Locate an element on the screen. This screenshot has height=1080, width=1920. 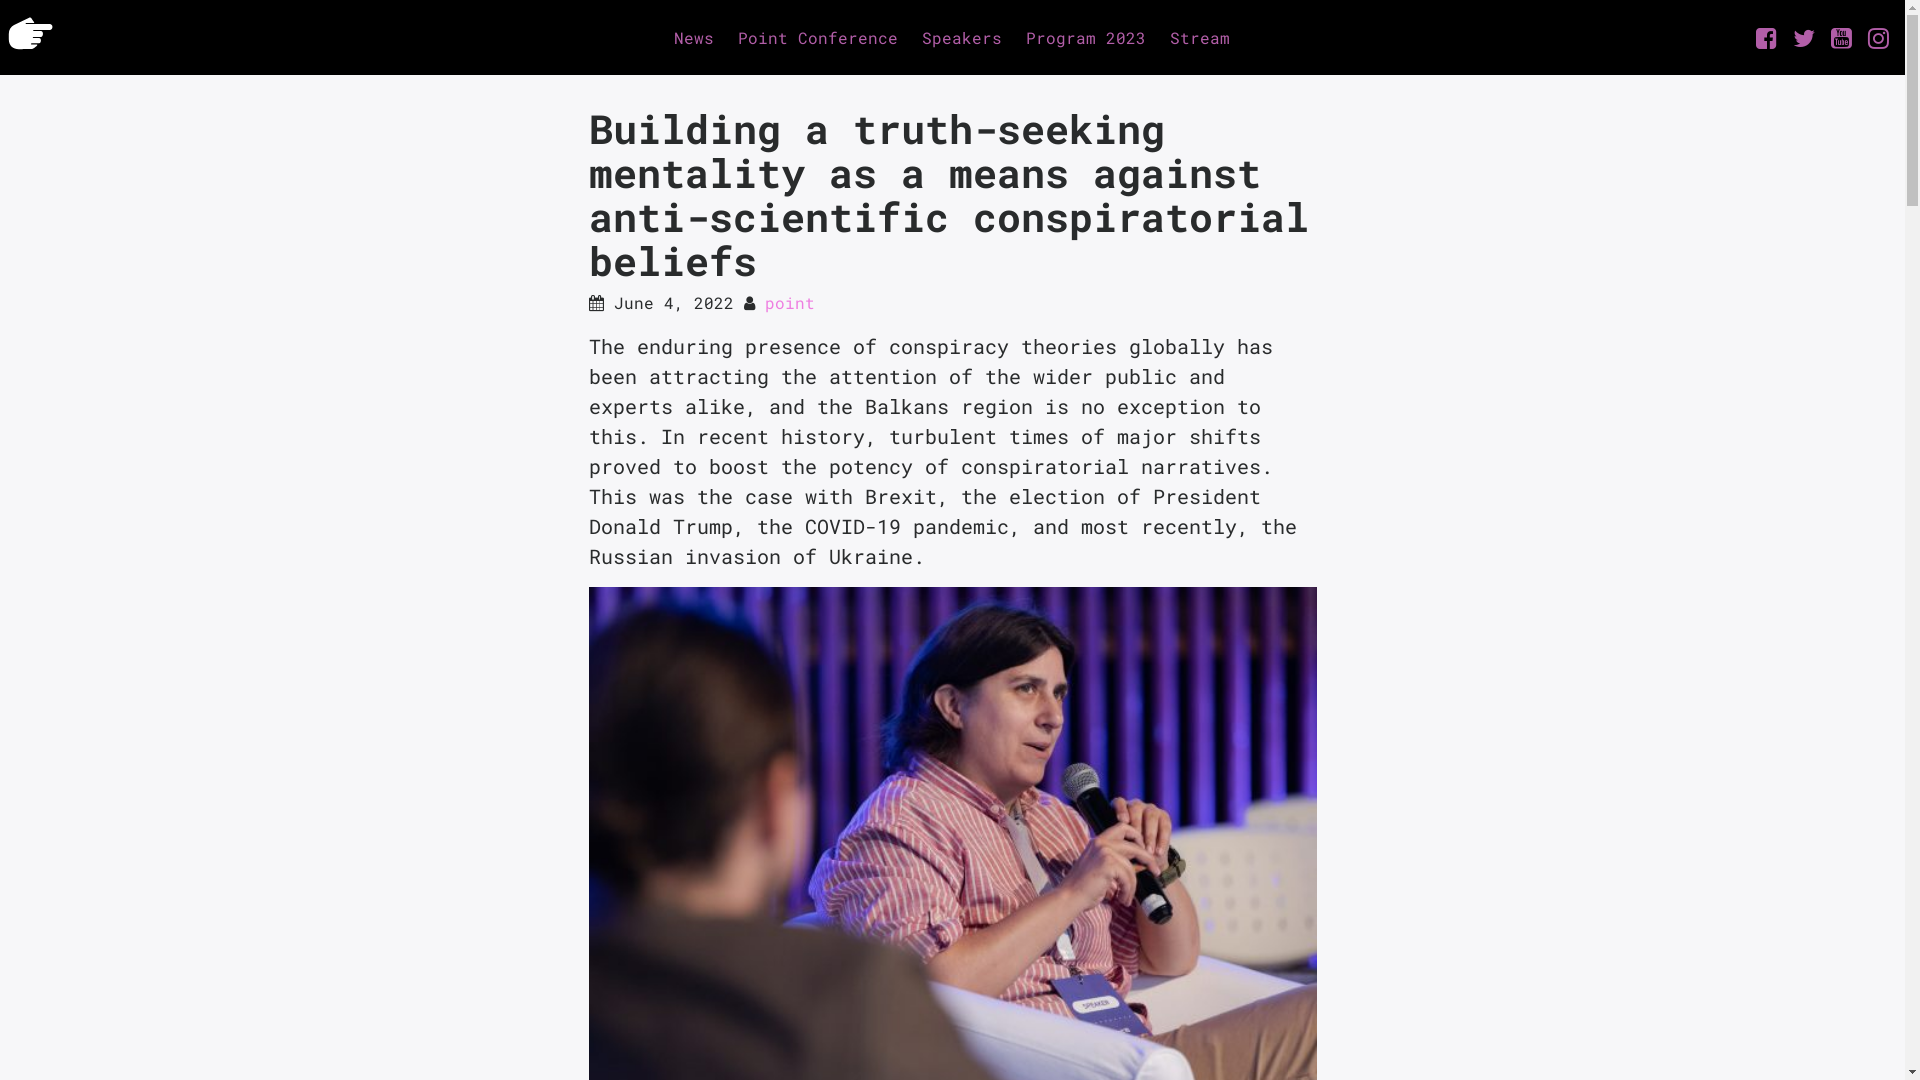
'facebook' is located at coordinates (1746, 38).